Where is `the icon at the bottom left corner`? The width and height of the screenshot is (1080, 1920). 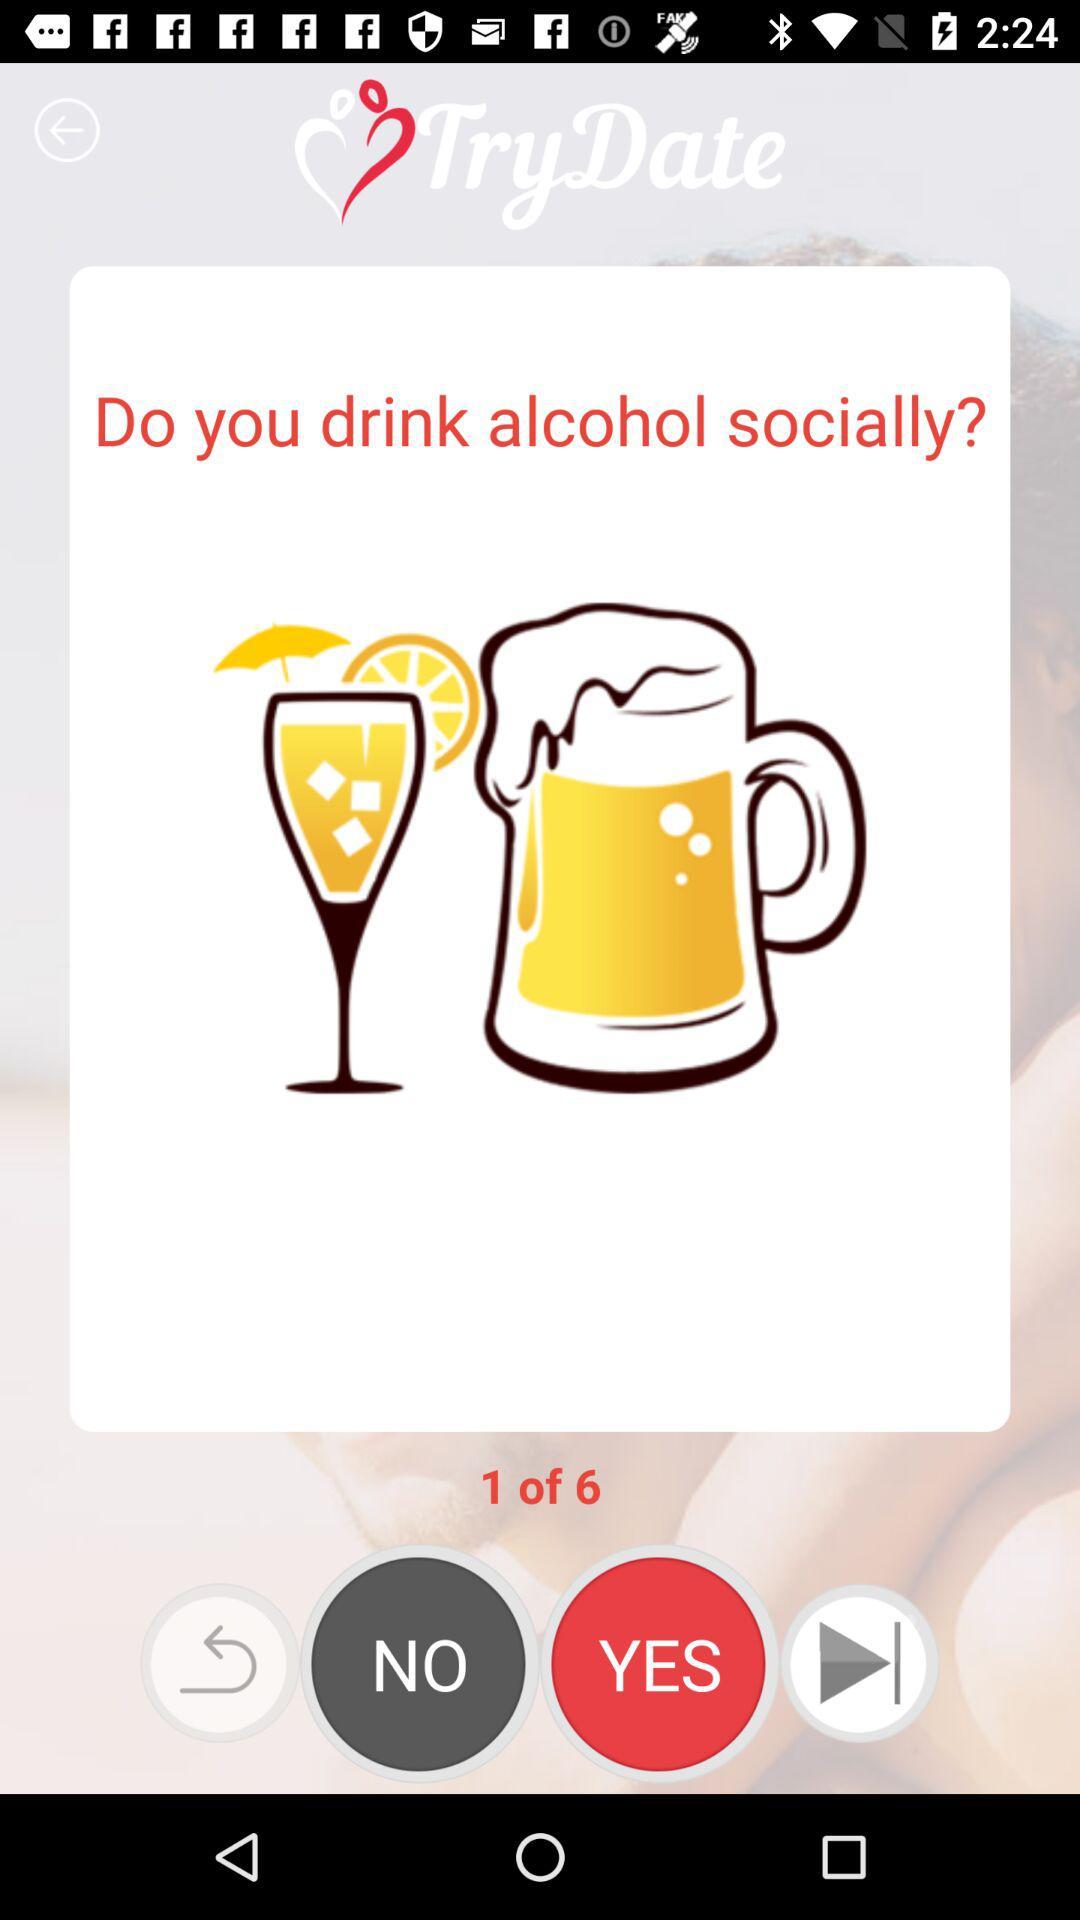
the icon at the bottom left corner is located at coordinates (220, 1663).